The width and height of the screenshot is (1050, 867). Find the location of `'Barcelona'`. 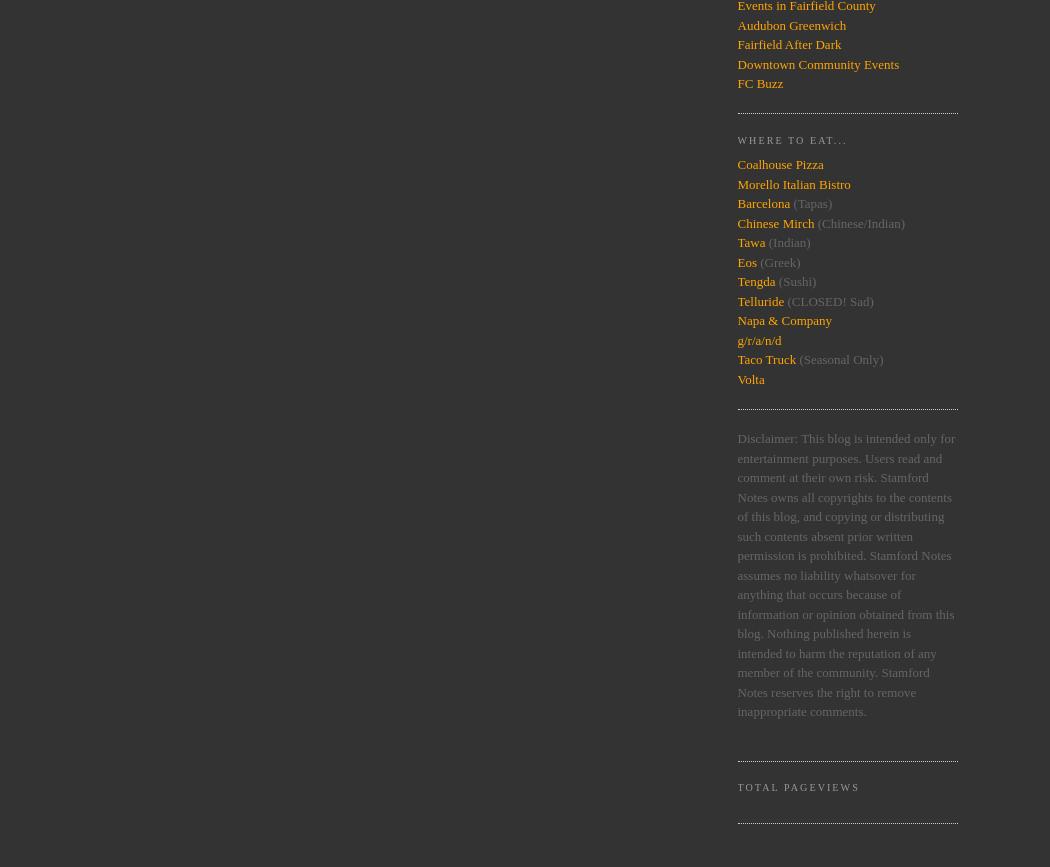

'Barcelona' is located at coordinates (735, 203).